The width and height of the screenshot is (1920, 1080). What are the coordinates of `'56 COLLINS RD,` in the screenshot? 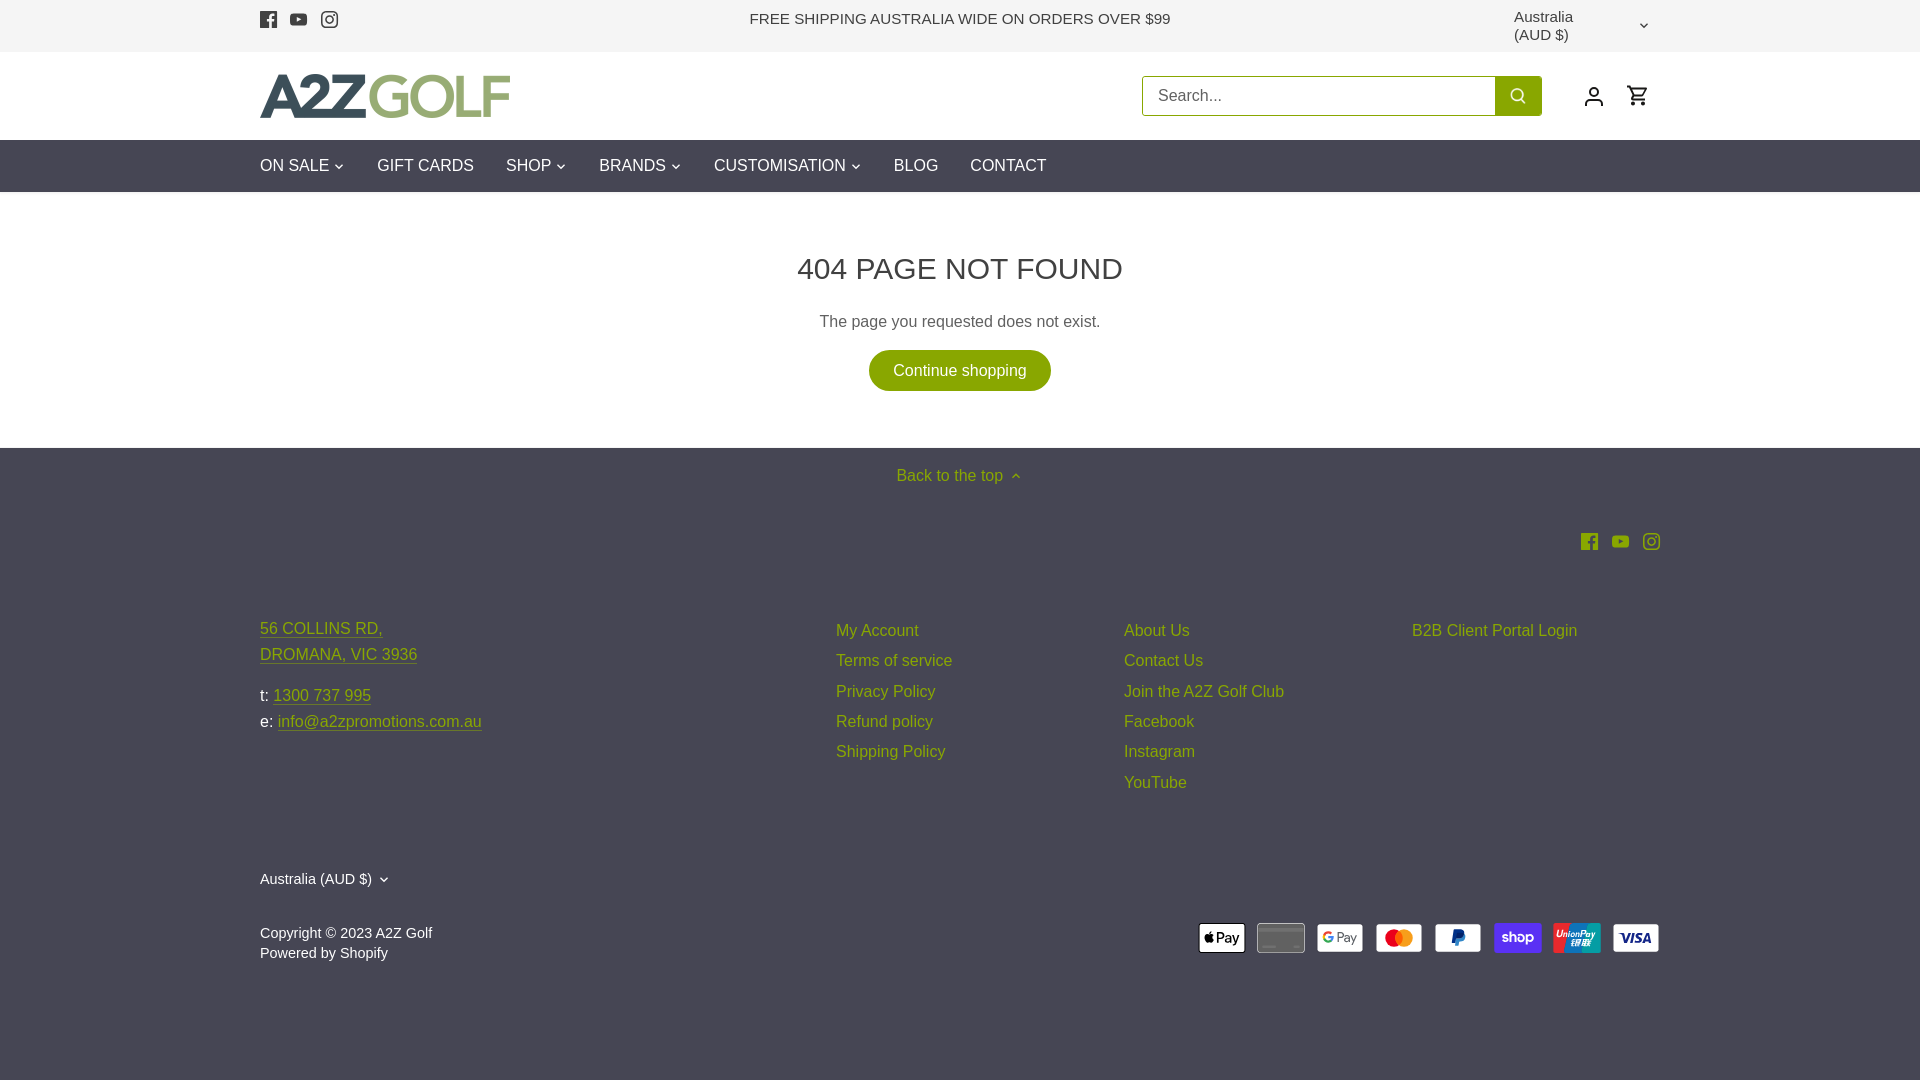 It's located at (338, 641).